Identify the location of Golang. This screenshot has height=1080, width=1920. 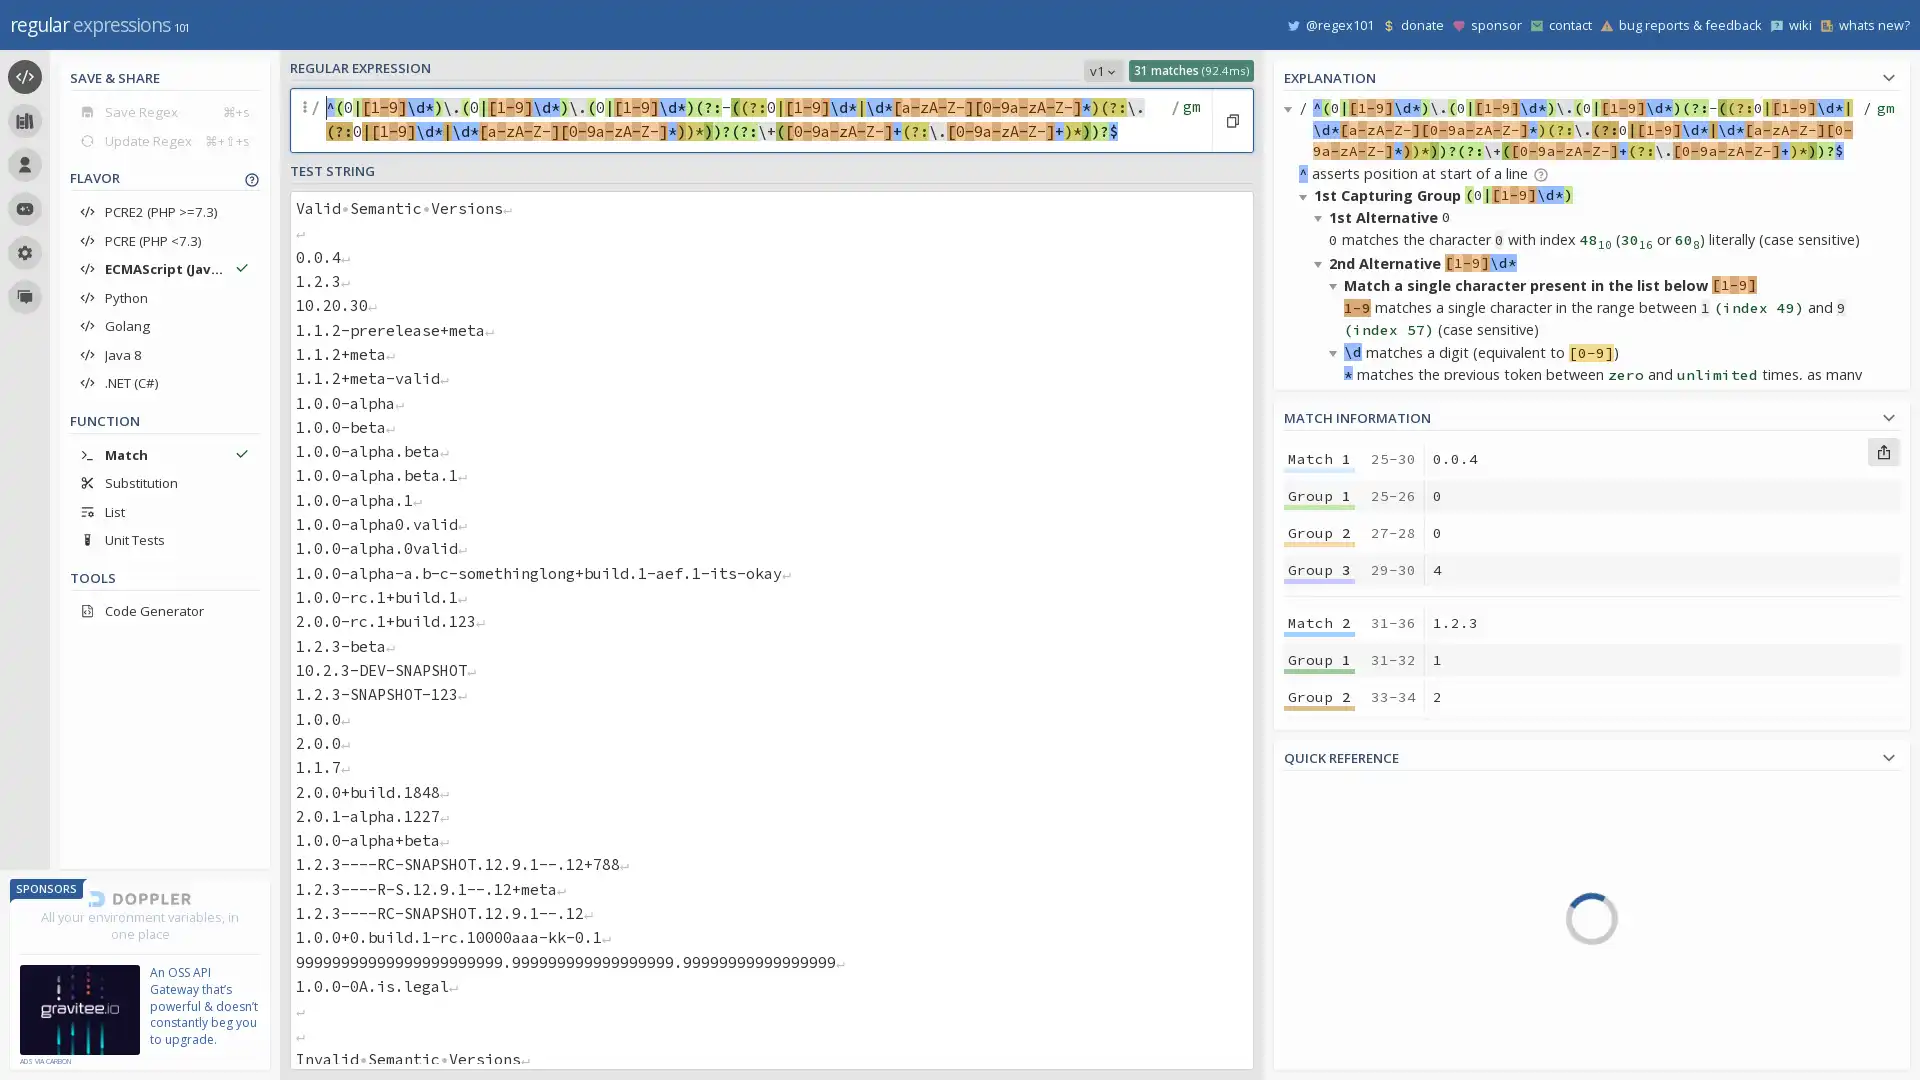
(164, 325).